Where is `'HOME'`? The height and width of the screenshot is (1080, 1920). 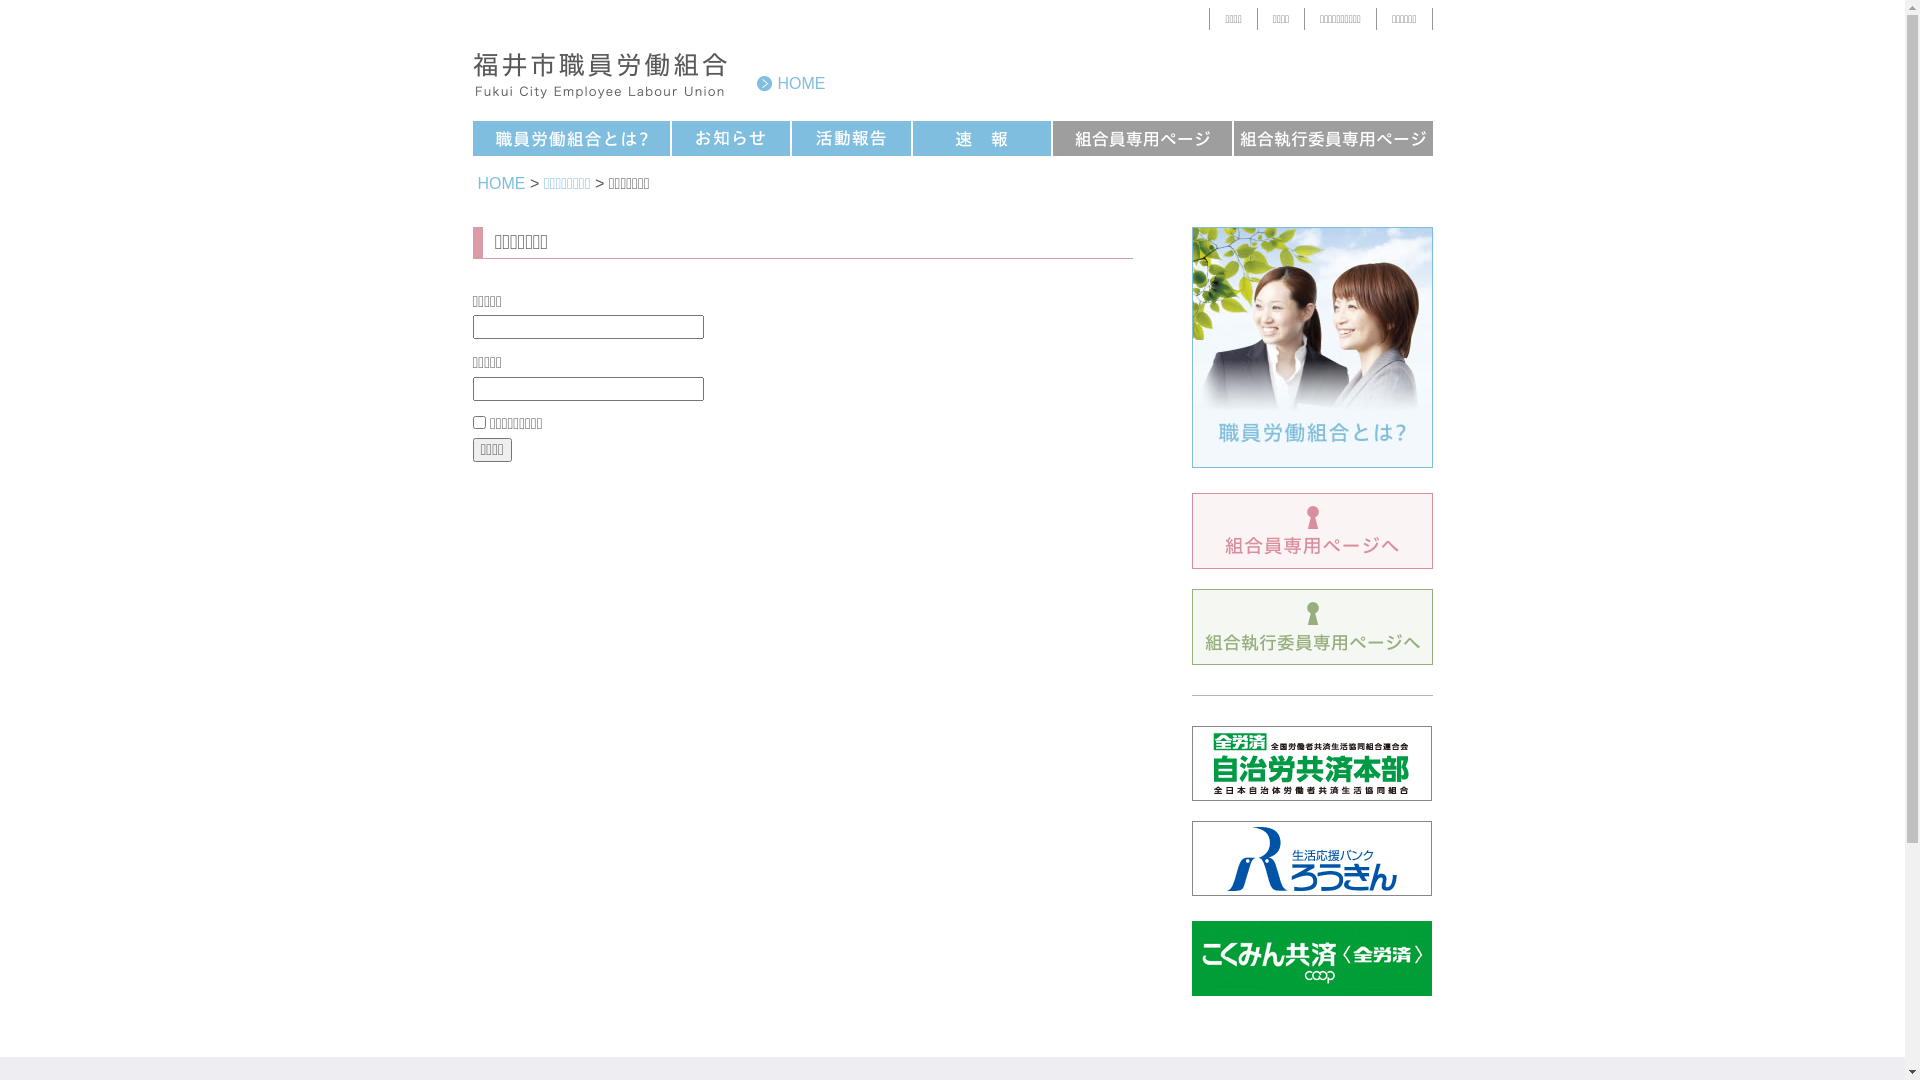
'HOME' is located at coordinates (789, 82).